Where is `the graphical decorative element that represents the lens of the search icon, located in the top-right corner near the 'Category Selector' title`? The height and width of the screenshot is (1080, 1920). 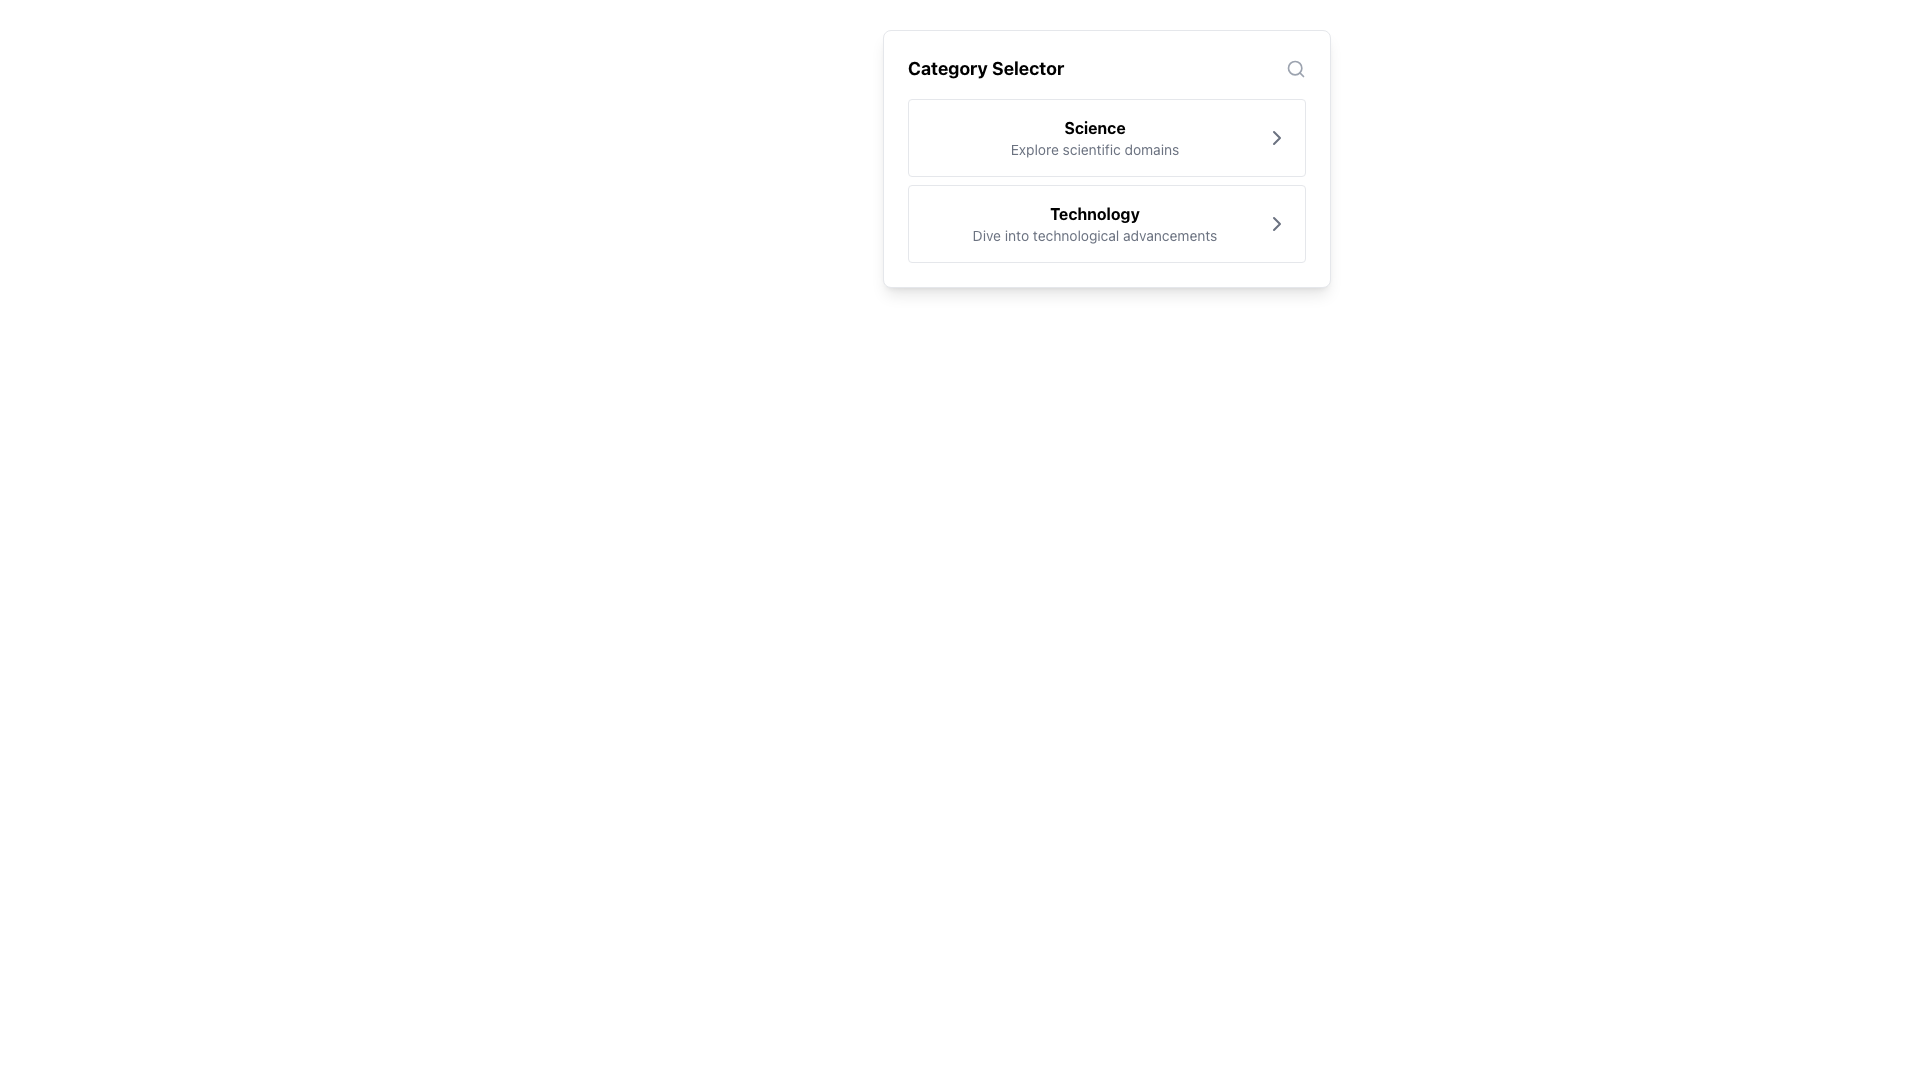 the graphical decorative element that represents the lens of the search icon, located in the top-right corner near the 'Category Selector' title is located at coordinates (1295, 67).